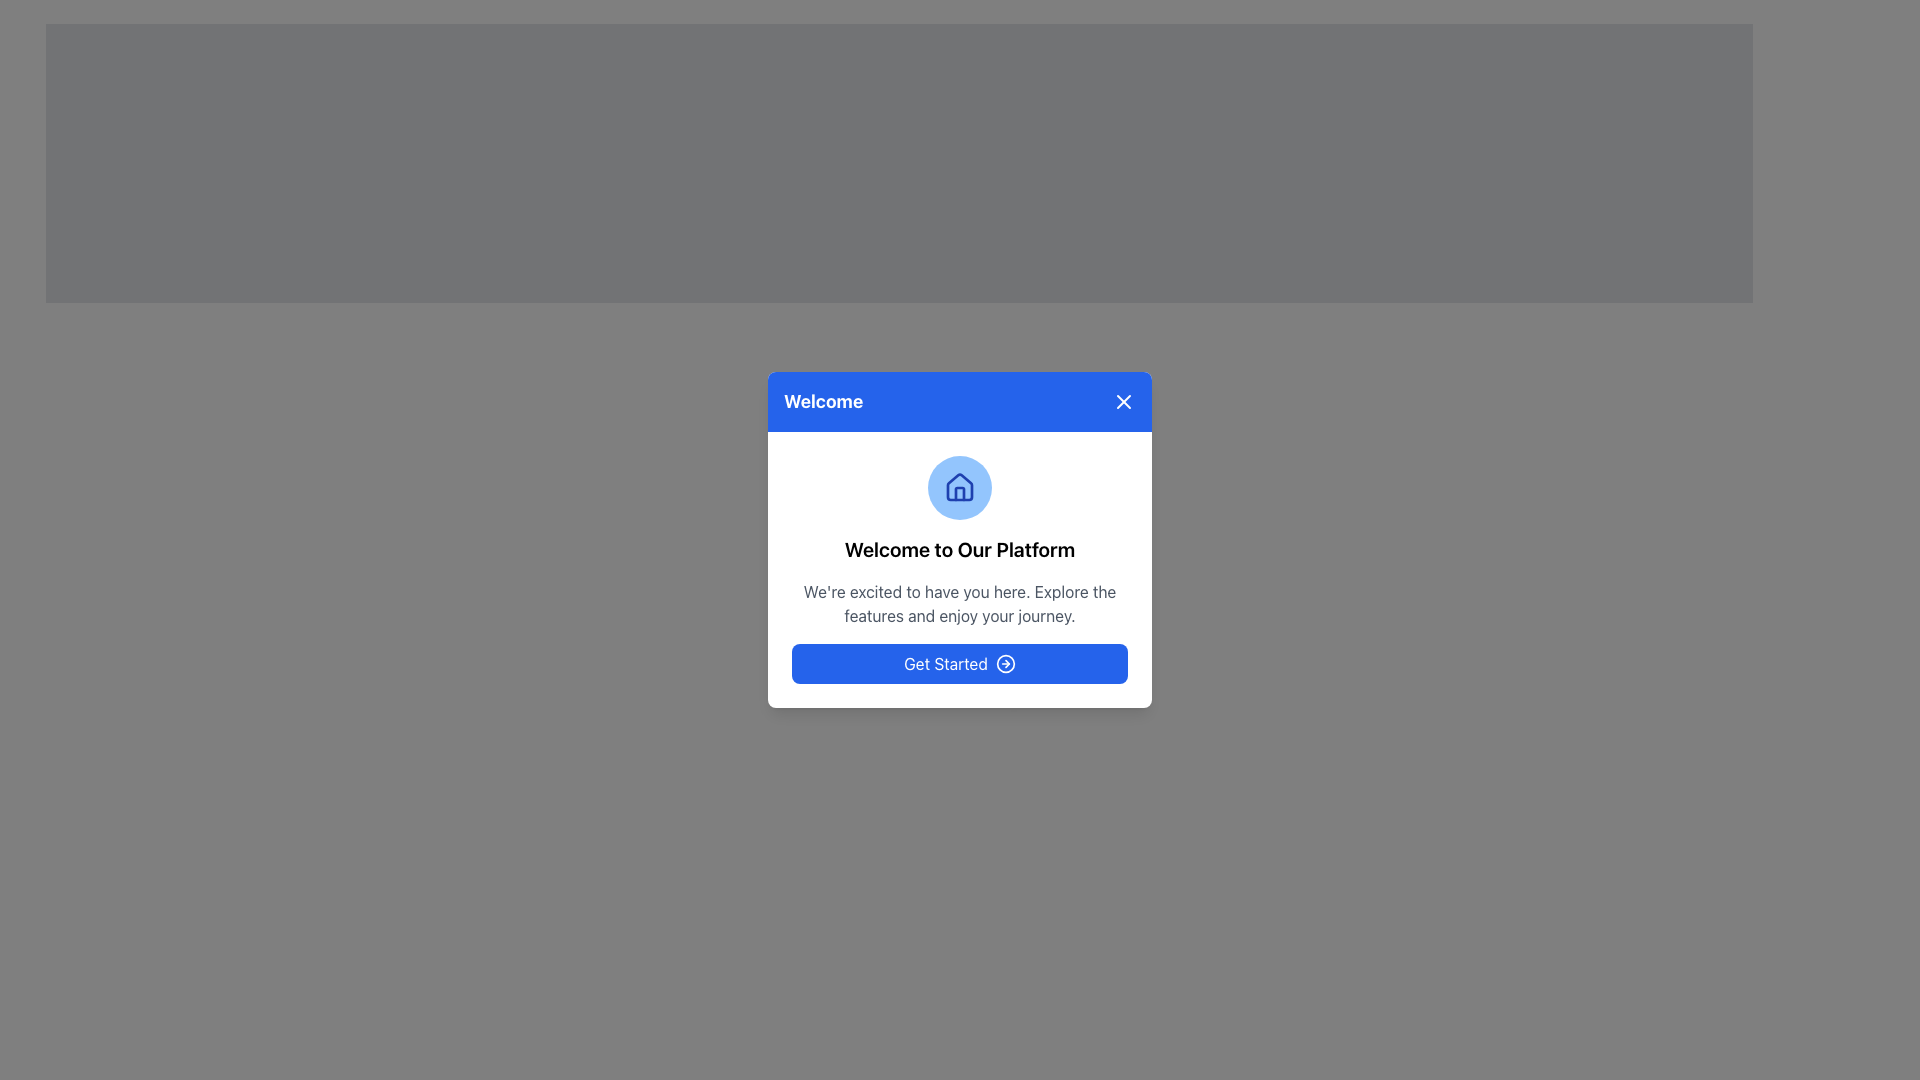 Image resolution: width=1920 pixels, height=1080 pixels. Describe the element at coordinates (960, 488) in the screenshot. I see `the 'home' icon located in the blue circular area at the top of the 'Welcome' modal dialog` at that location.